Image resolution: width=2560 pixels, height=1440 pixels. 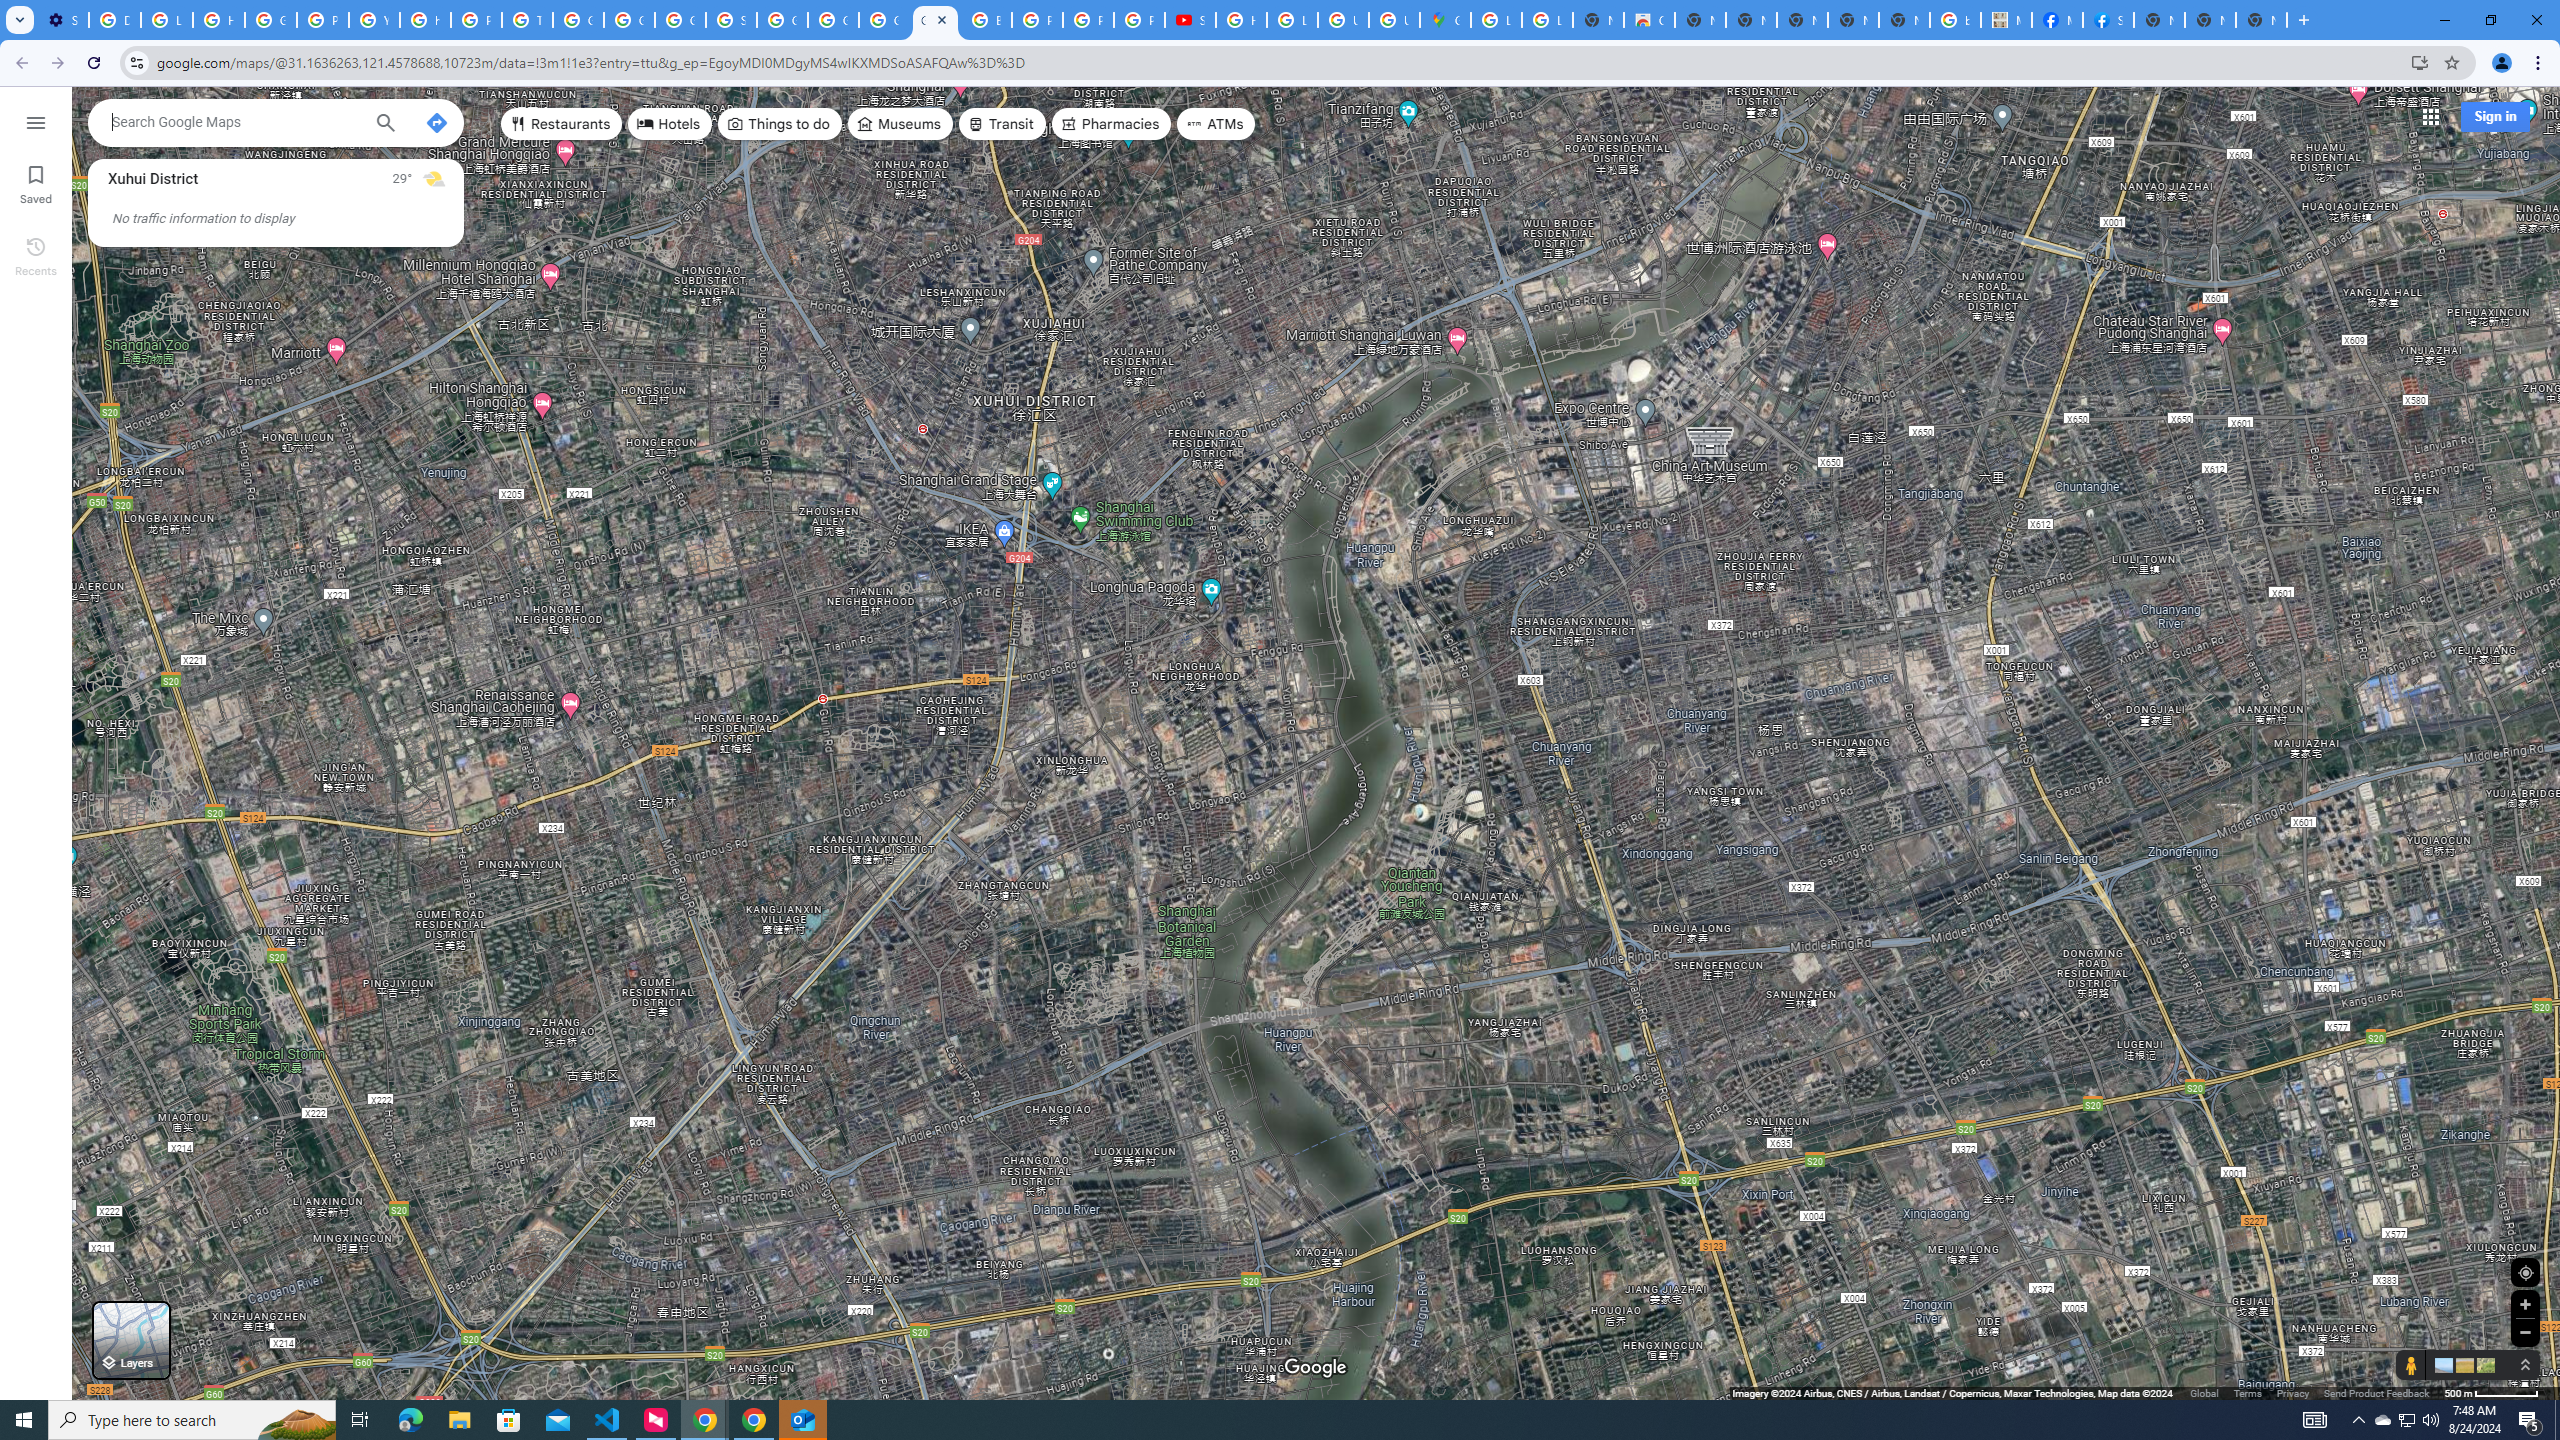 What do you see at coordinates (130, 1340) in the screenshot?
I see `'Layers'` at bounding box center [130, 1340].